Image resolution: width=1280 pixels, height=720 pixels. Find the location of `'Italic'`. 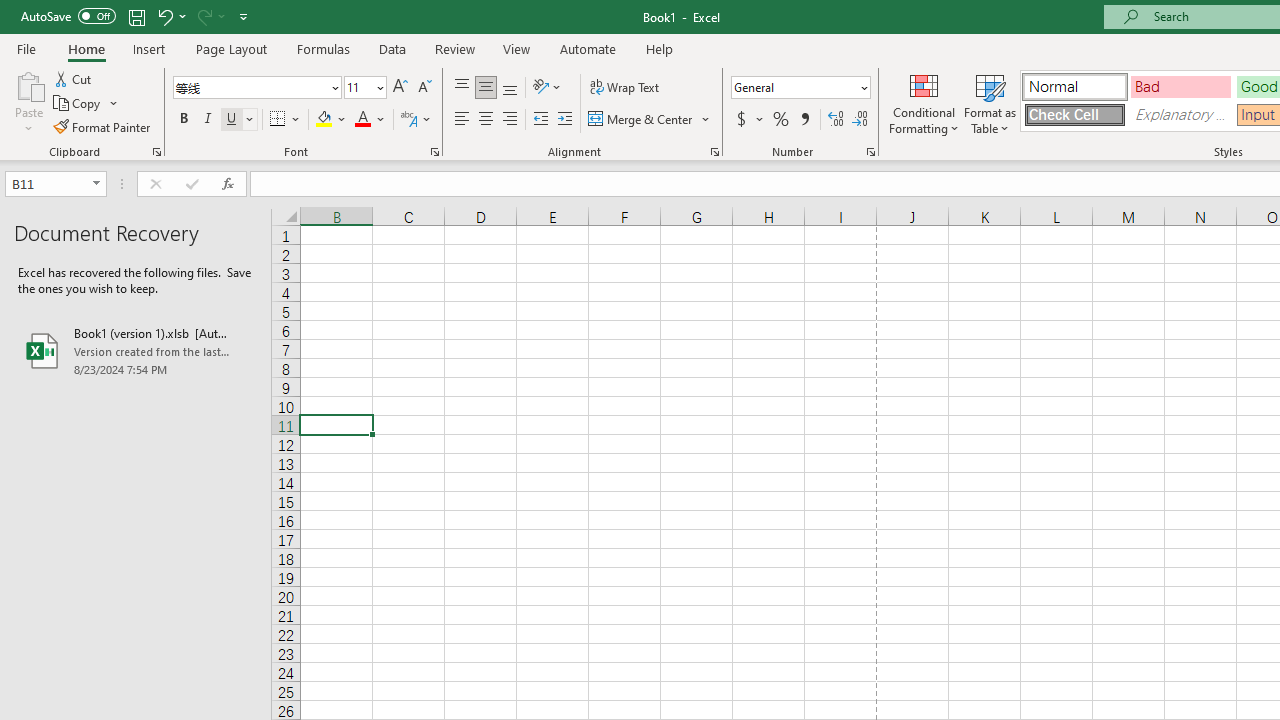

'Italic' is located at coordinates (208, 119).